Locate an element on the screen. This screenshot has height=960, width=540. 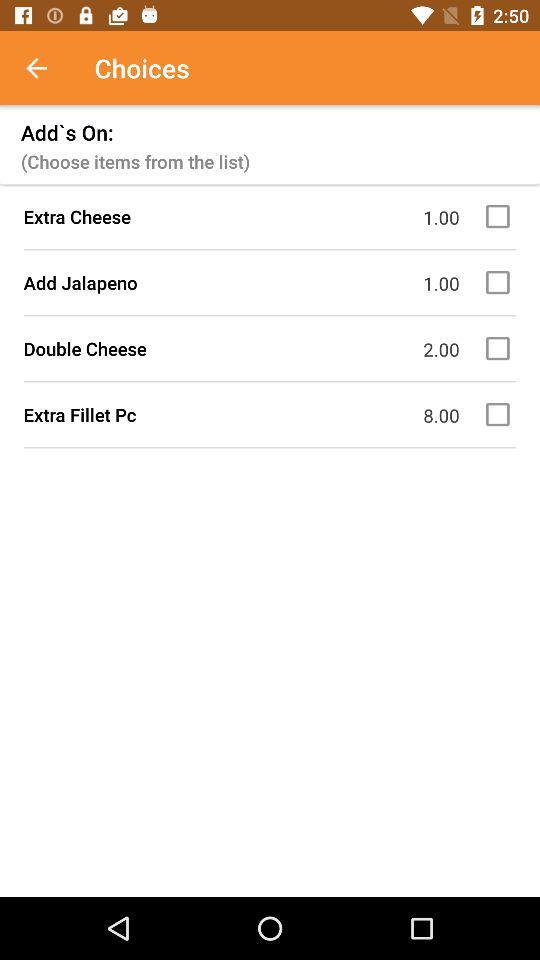
to select the double cheese option is located at coordinates (500, 348).